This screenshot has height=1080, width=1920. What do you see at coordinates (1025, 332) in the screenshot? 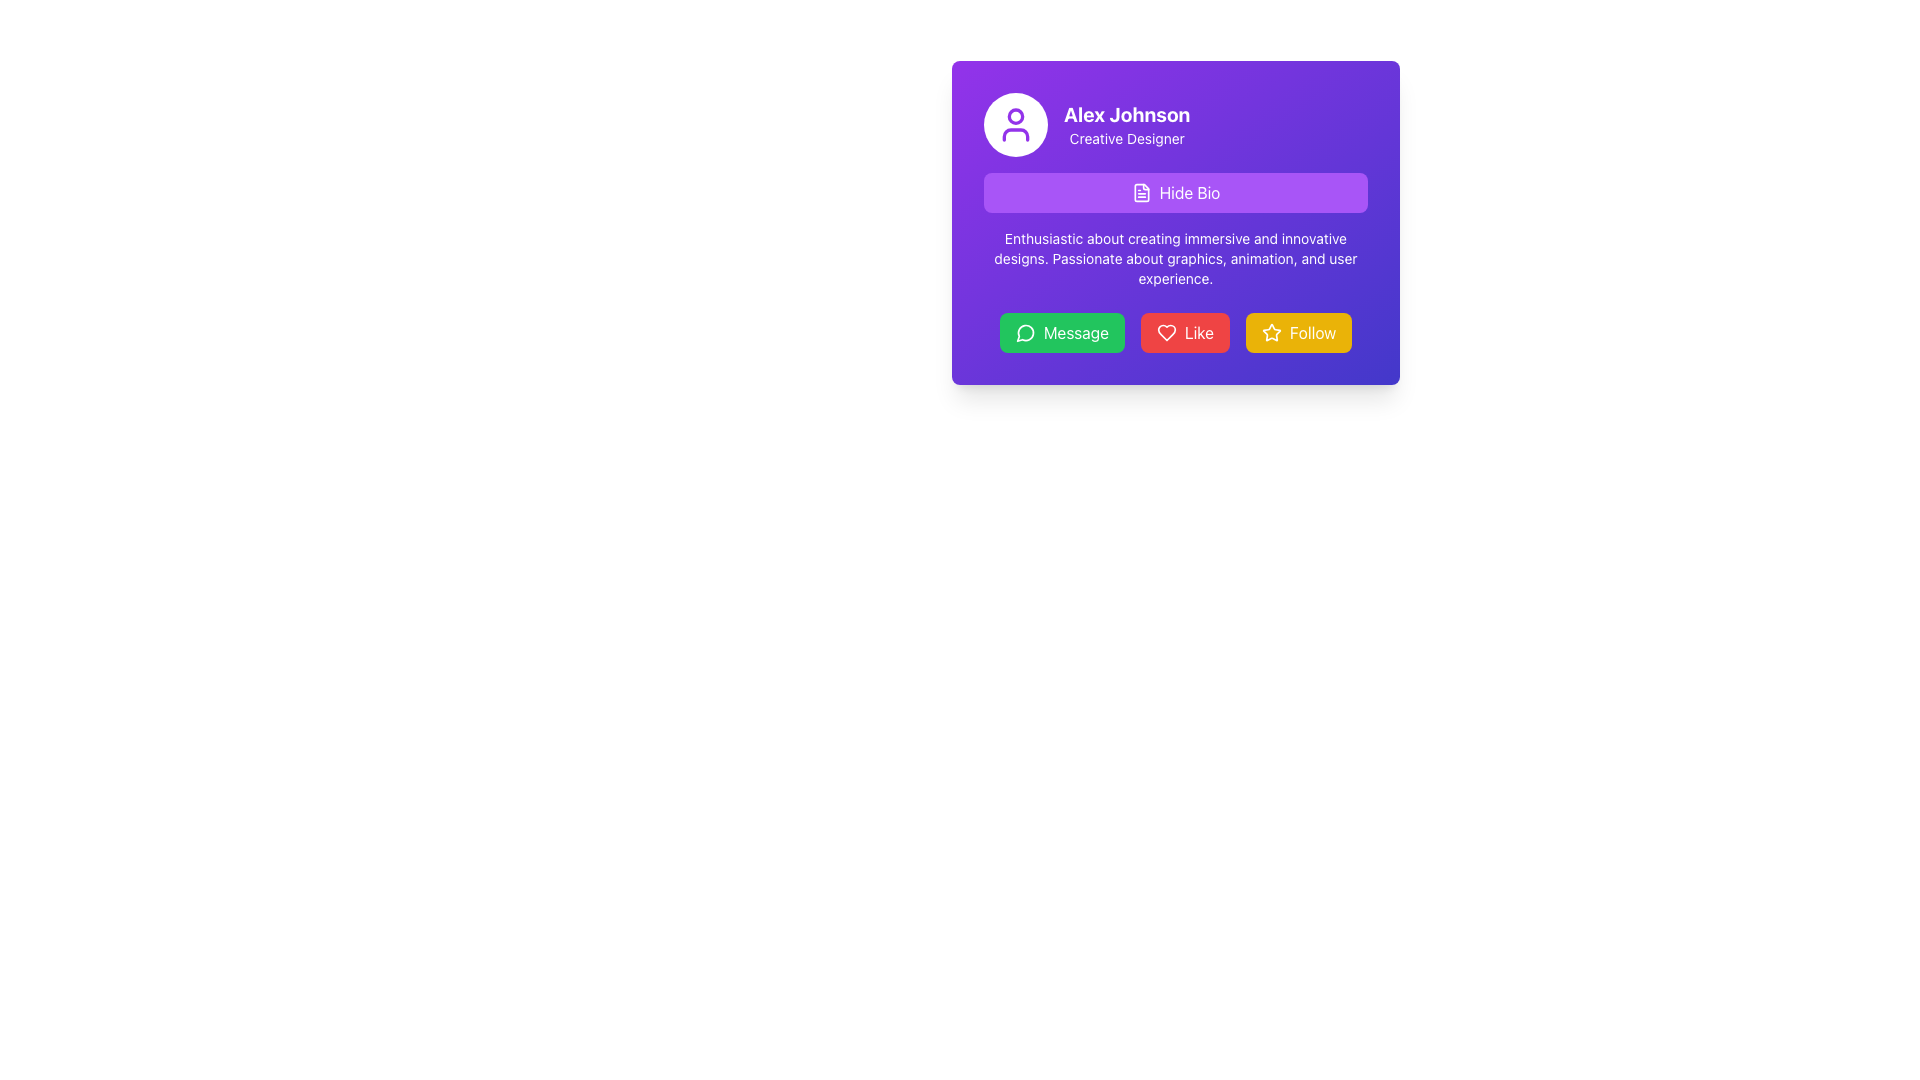
I see `the circular icon located within the green 'Message' button, which is the leftmost button in a horizontal row of buttons at the bottom of the purple card interface` at bounding box center [1025, 332].